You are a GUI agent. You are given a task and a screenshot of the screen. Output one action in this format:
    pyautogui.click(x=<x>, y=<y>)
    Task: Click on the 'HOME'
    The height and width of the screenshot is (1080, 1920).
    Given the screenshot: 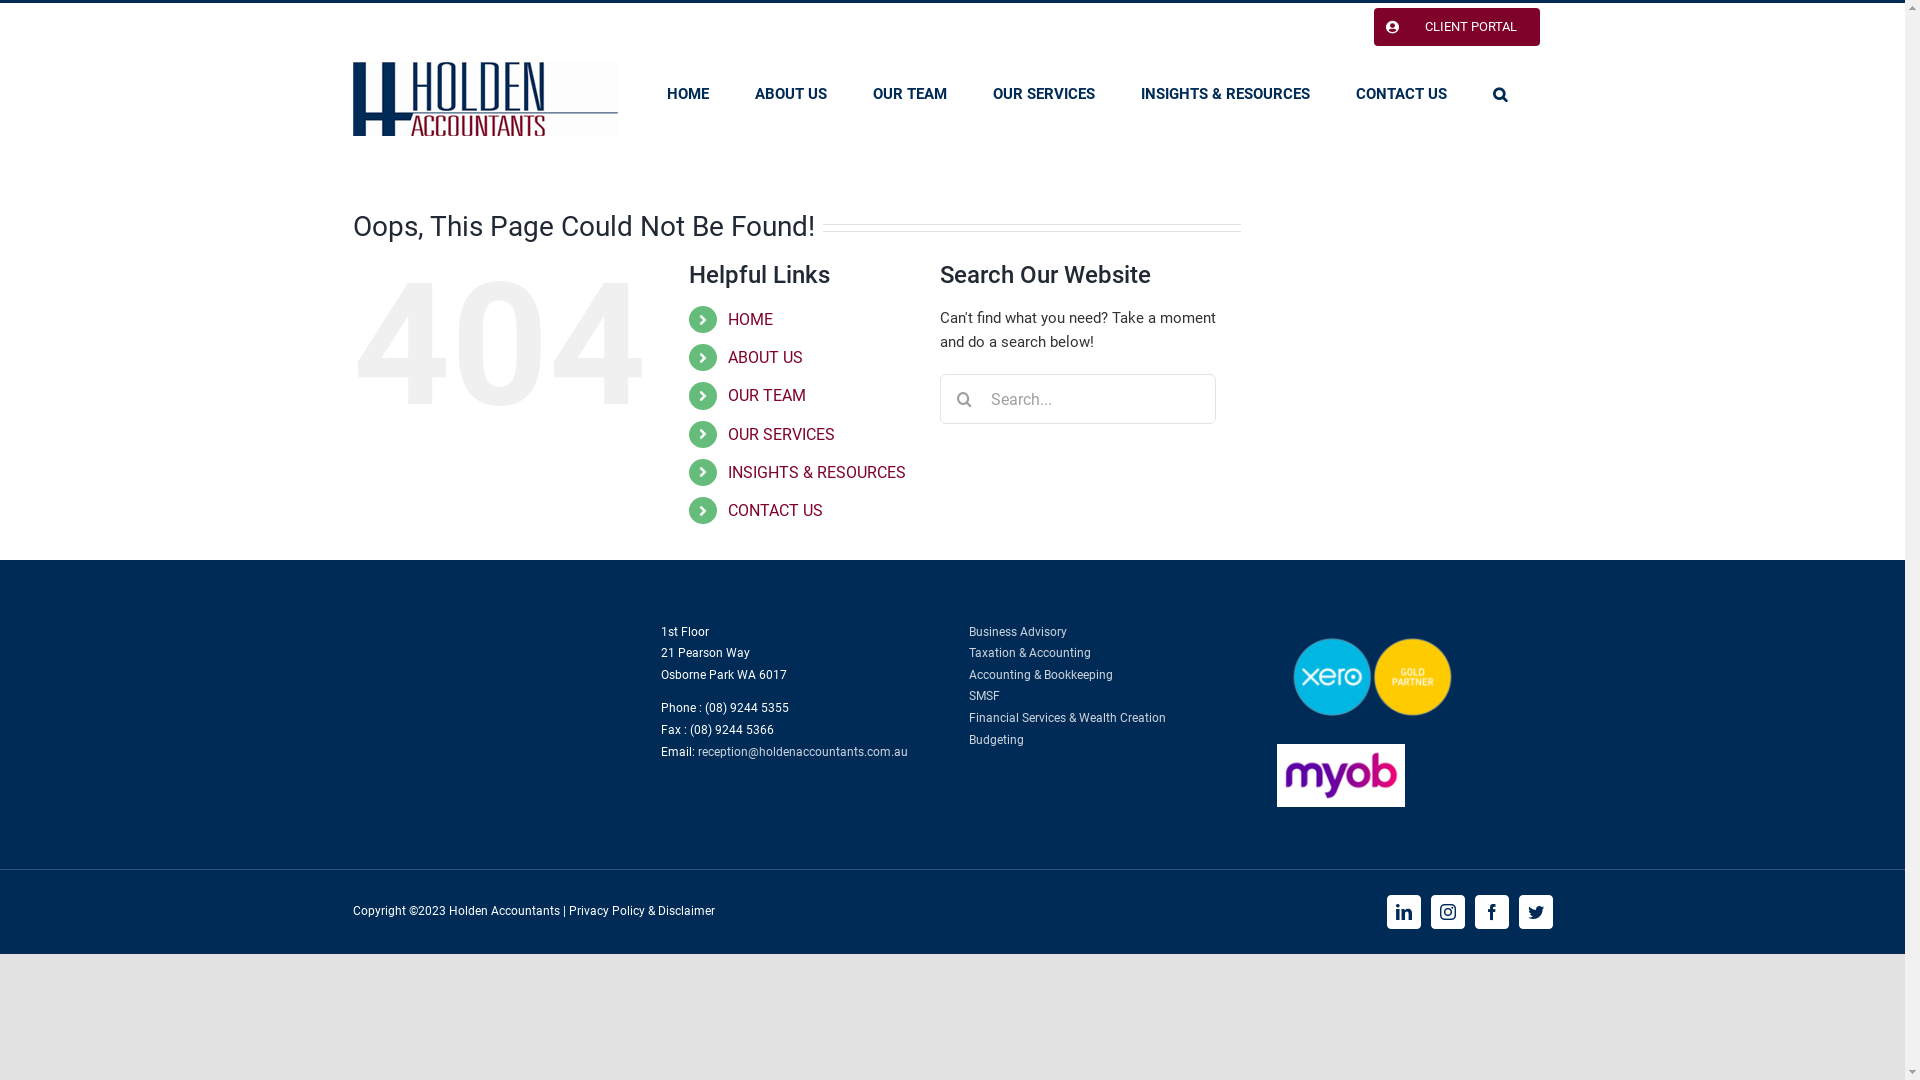 What is the action you would take?
    pyautogui.click(x=686, y=93)
    